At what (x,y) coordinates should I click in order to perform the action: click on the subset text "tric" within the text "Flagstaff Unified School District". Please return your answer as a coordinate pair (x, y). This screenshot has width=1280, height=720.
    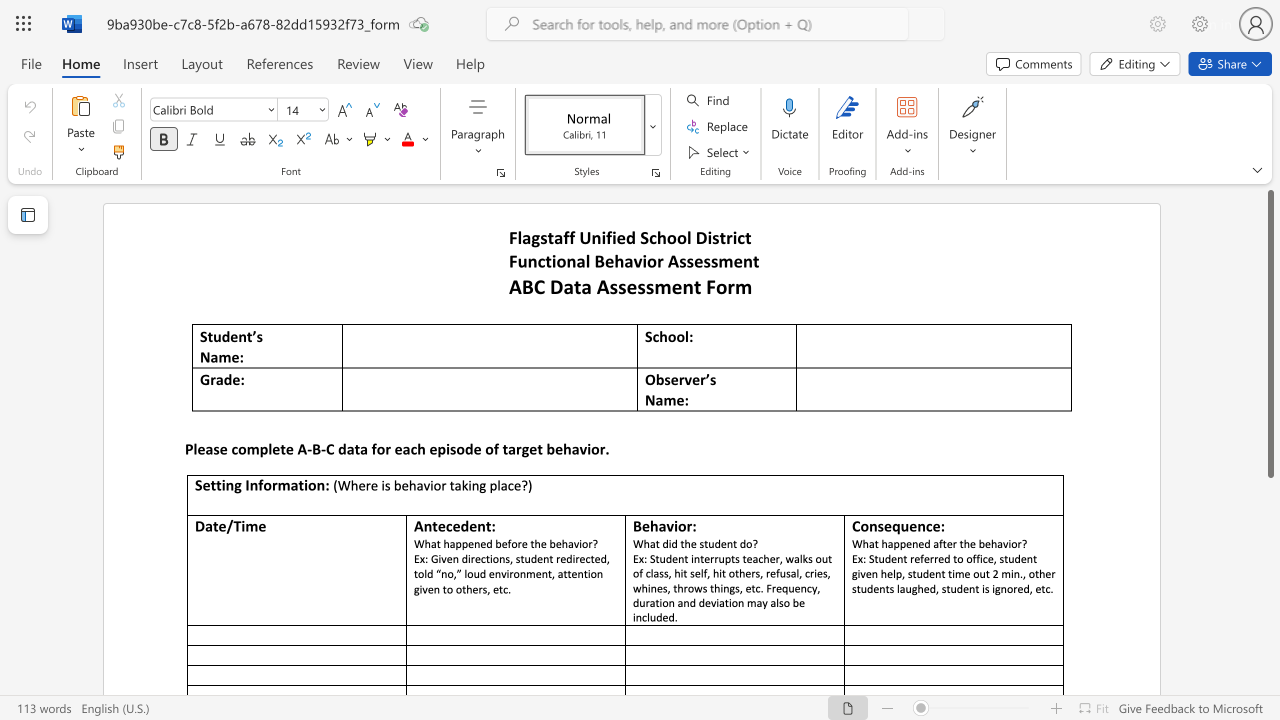
    Looking at the image, I should click on (719, 236).